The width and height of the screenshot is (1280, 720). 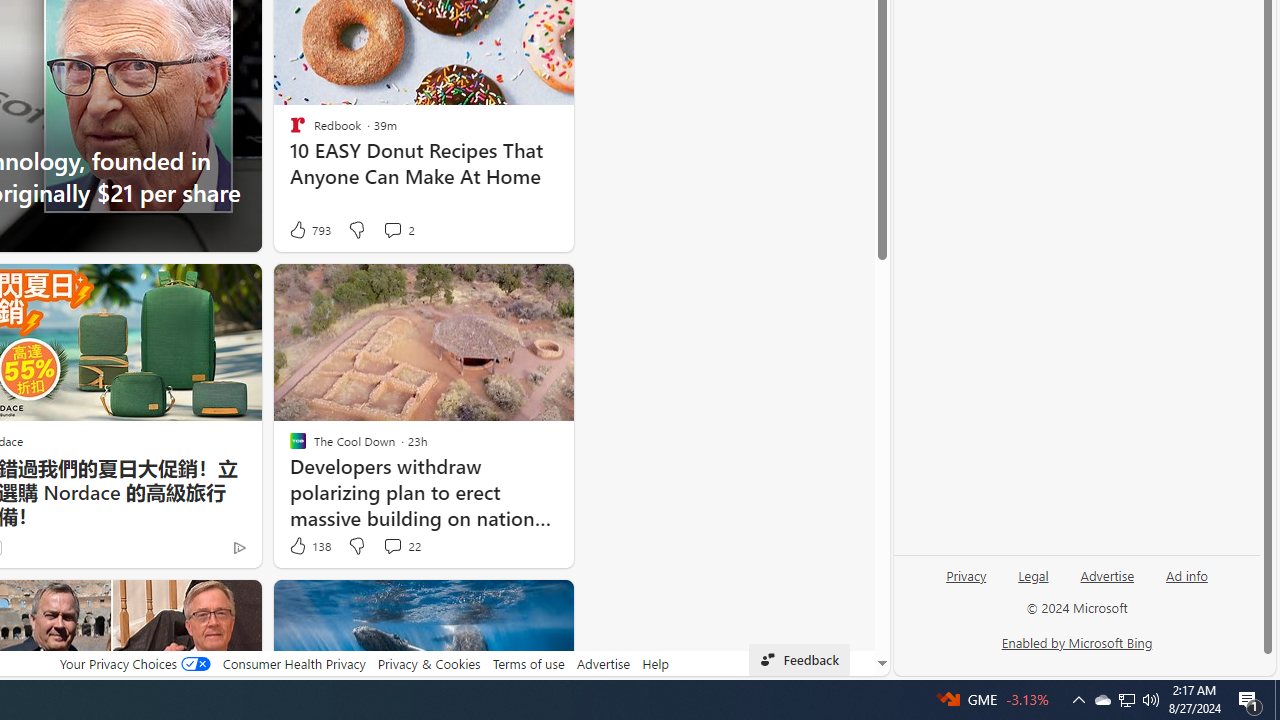 I want to click on 'Your Privacy Choices', so click(x=134, y=663).